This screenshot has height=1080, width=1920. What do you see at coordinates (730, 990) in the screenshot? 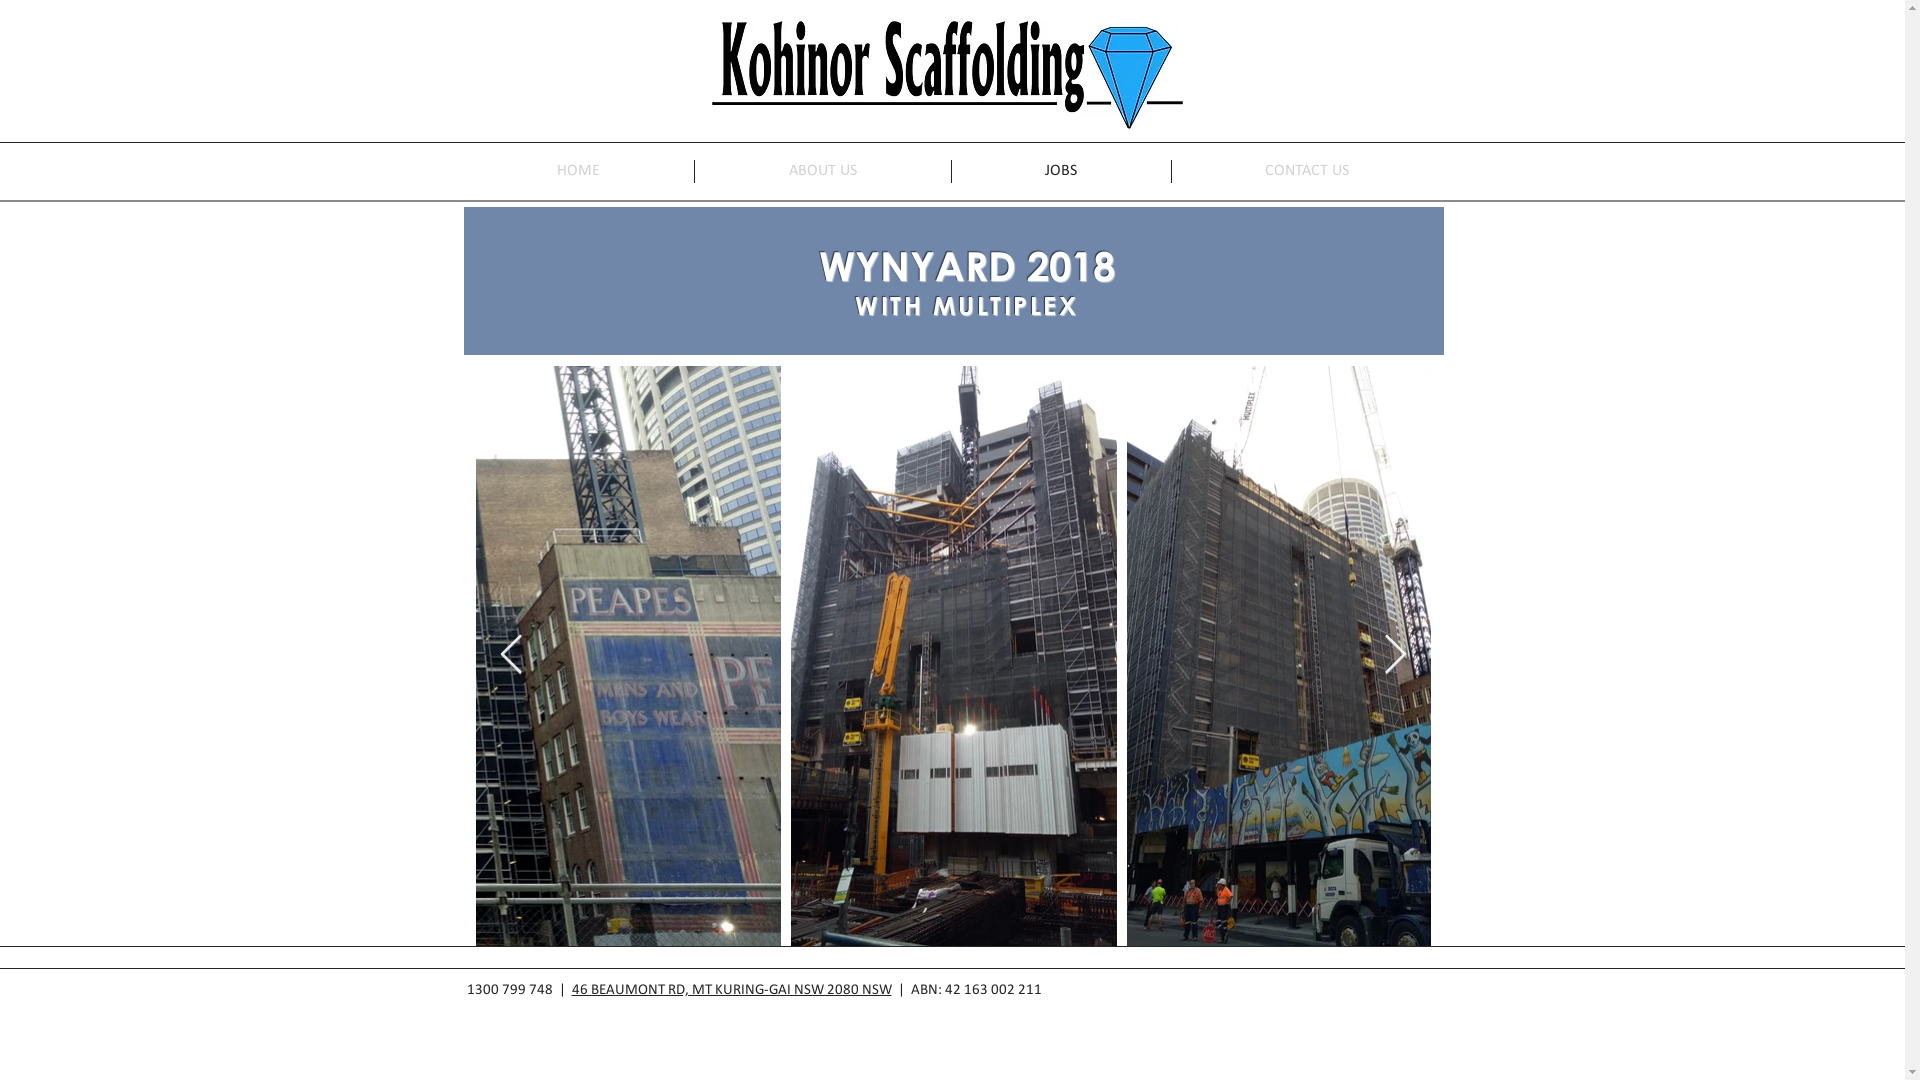
I see `'46 BEAUMONT RD, MT KURING-GAI NSW 2080 NSW'` at bounding box center [730, 990].